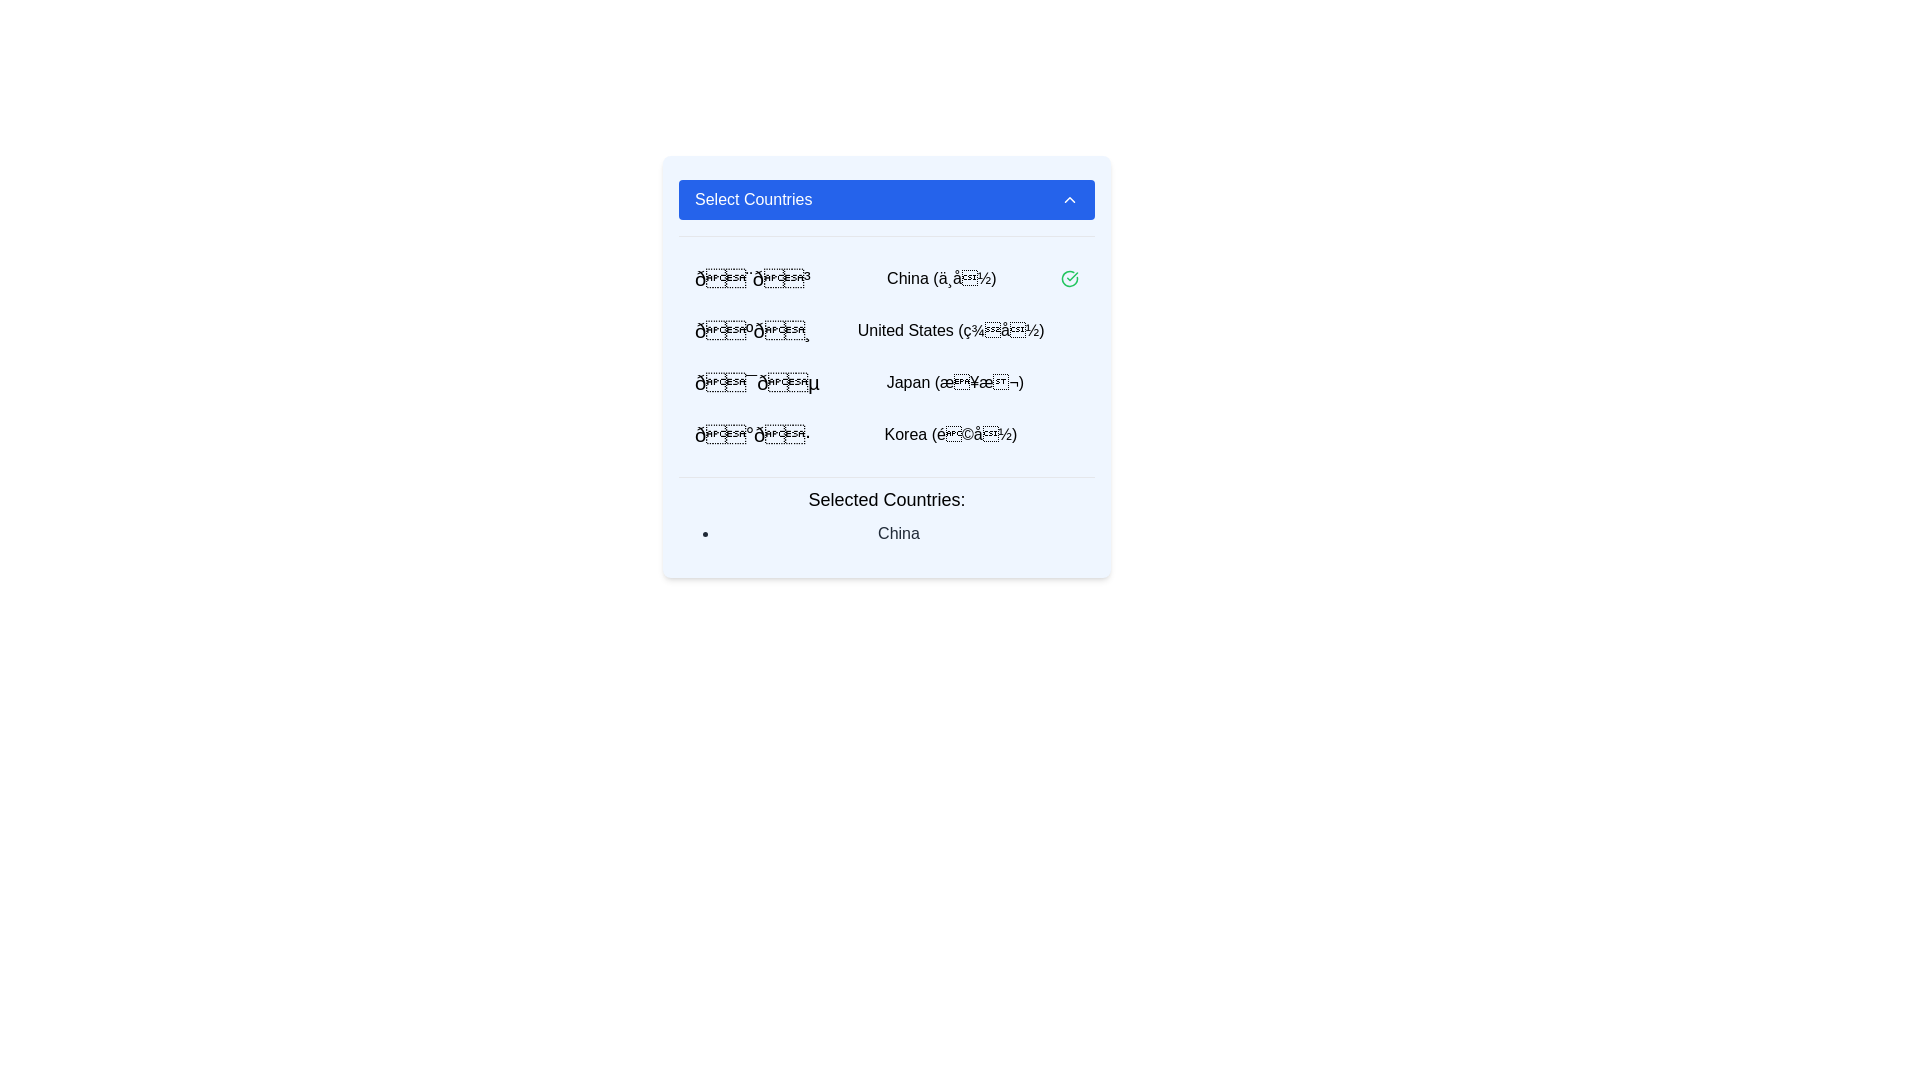 This screenshot has height=1080, width=1920. What do you see at coordinates (886, 514) in the screenshot?
I see `the informational text block displaying the selected countries, which includes 'China' in its bullet point list, to read the text` at bounding box center [886, 514].